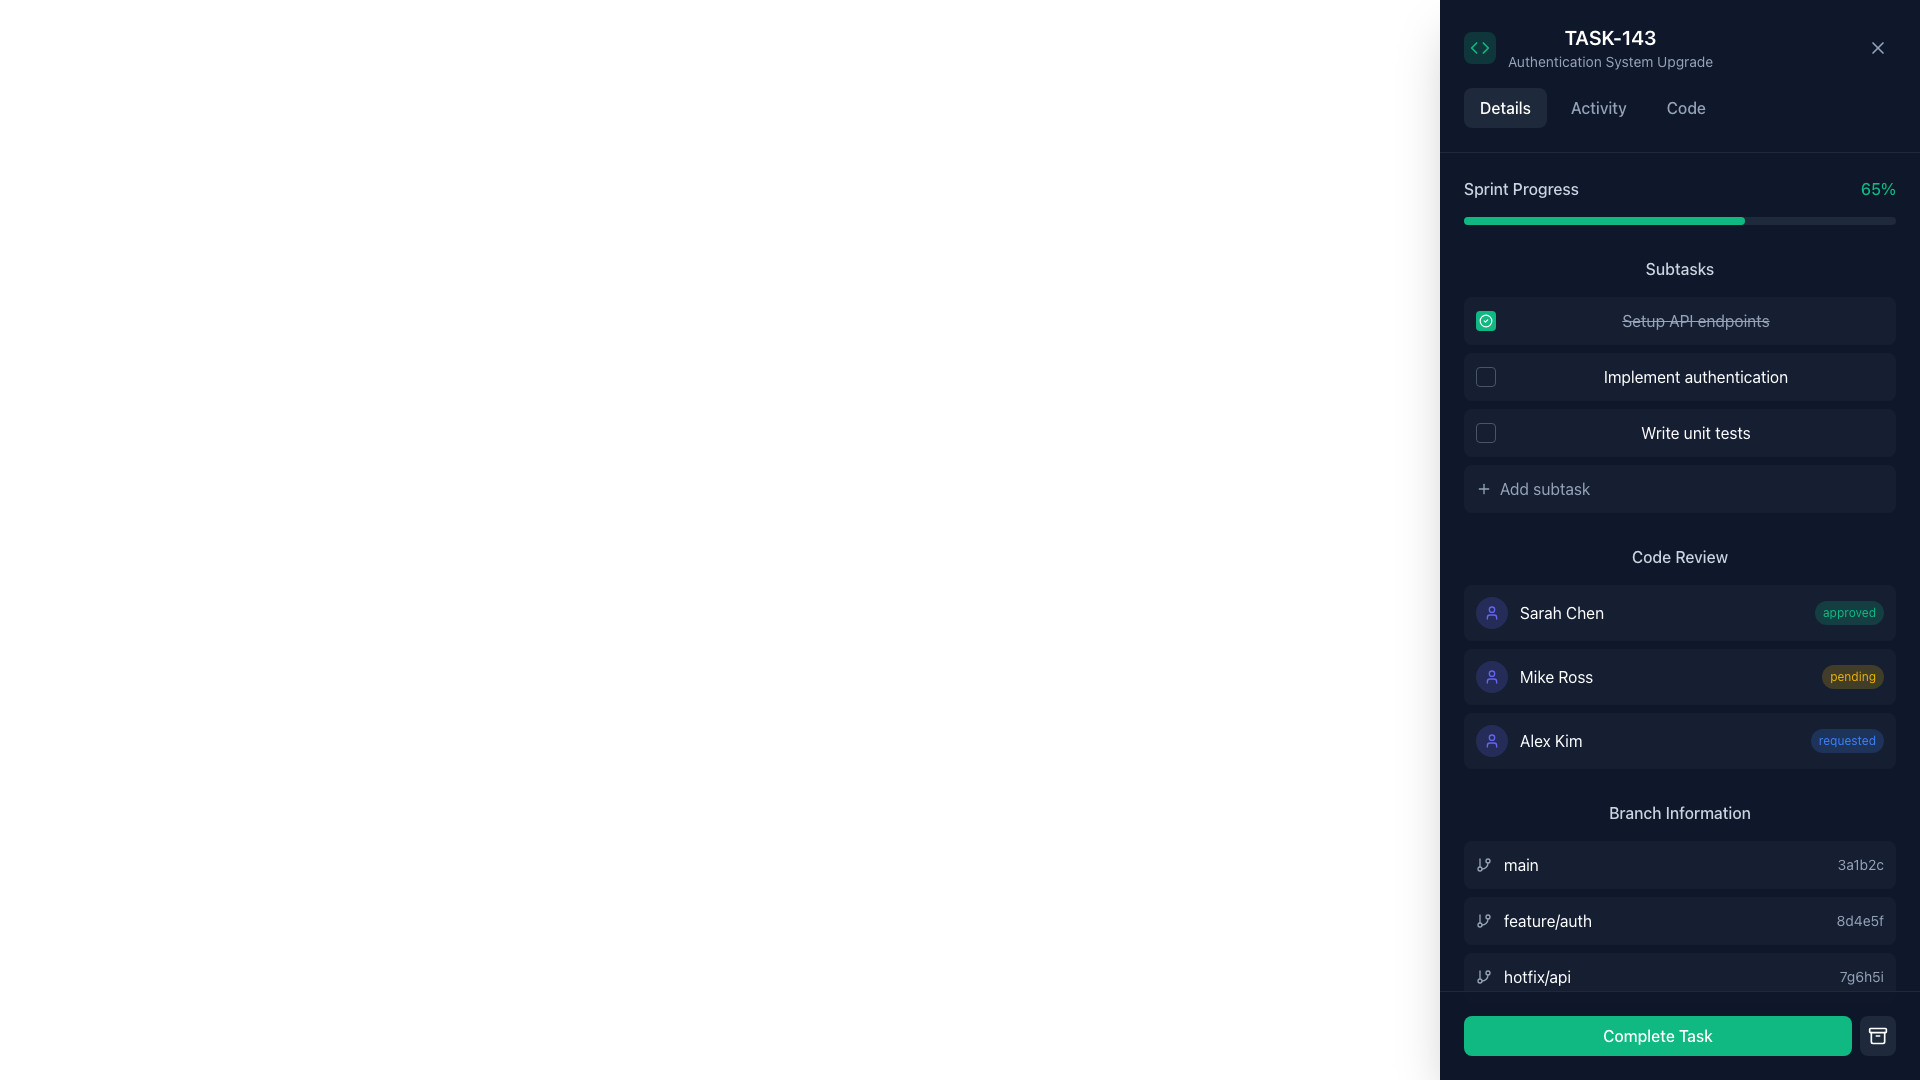  Describe the element at coordinates (1848, 612) in the screenshot. I see `status text of the 'approved' badge located at the end of the row for 'Sarah Chen' in the 'Code Review' section` at that location.